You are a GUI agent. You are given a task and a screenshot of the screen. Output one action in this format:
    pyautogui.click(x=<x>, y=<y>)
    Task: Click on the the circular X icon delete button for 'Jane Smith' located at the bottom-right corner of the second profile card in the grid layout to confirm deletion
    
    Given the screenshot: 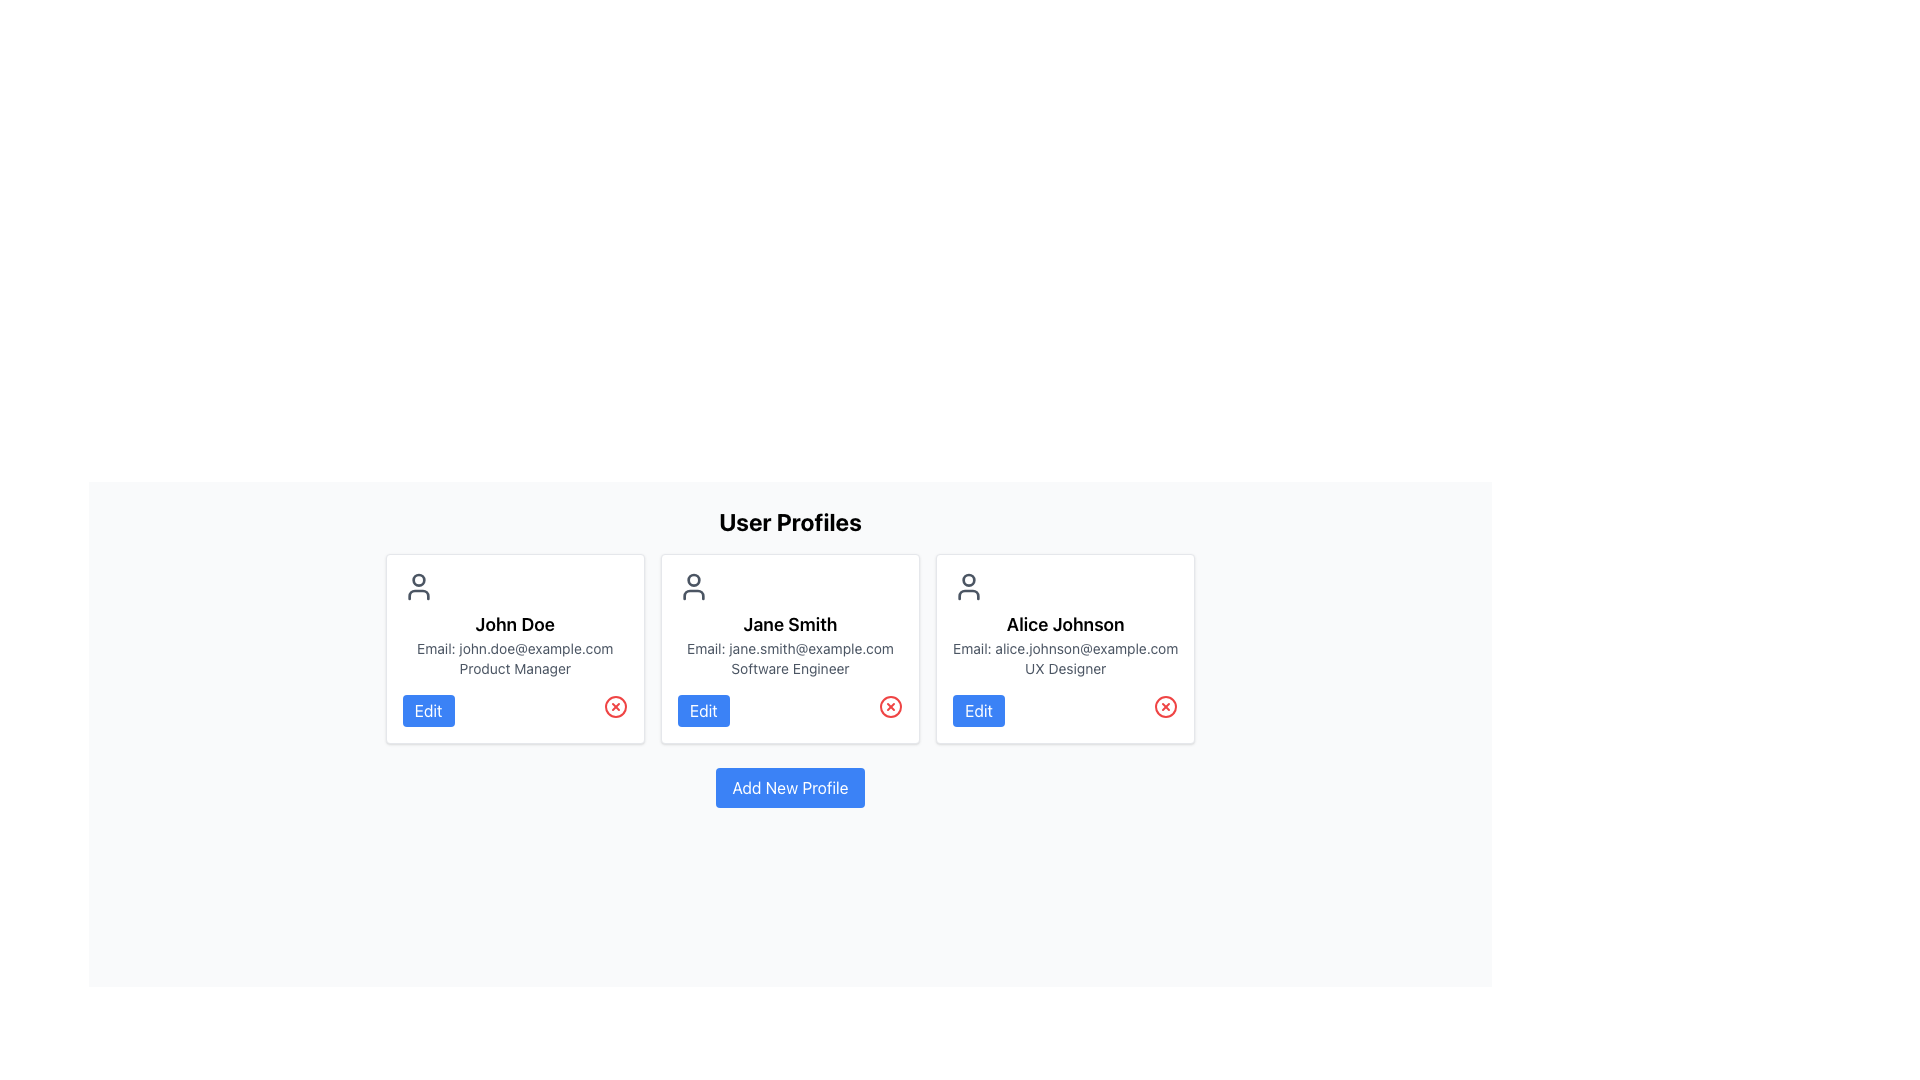 What is the action you would take?
    pyautogui.click(x=890, y=705)
    